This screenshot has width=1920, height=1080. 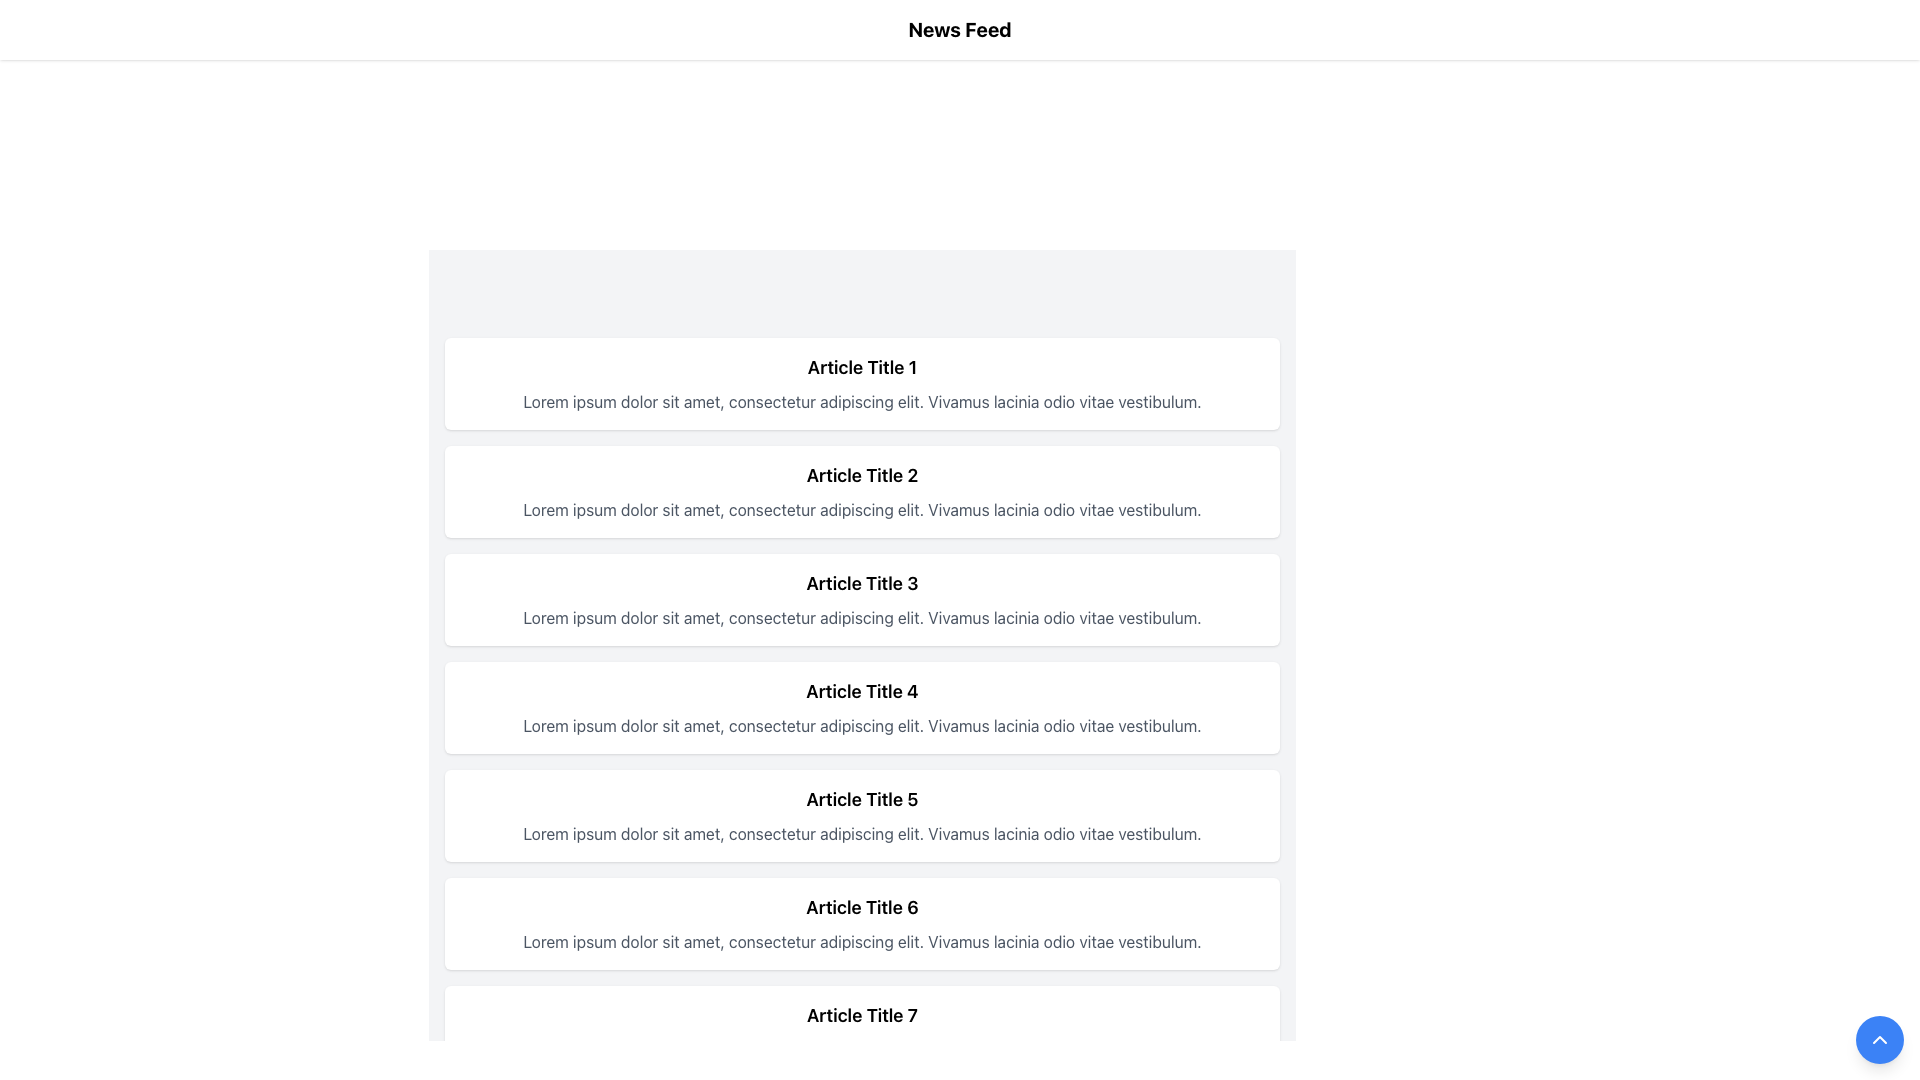 What do you see at coordinates (862, 941) in the screenshot?
I see `the static text paragraph styled with gray-colored text located below the bold title 'Article Title 6.'` at bounding box center [862, 941].